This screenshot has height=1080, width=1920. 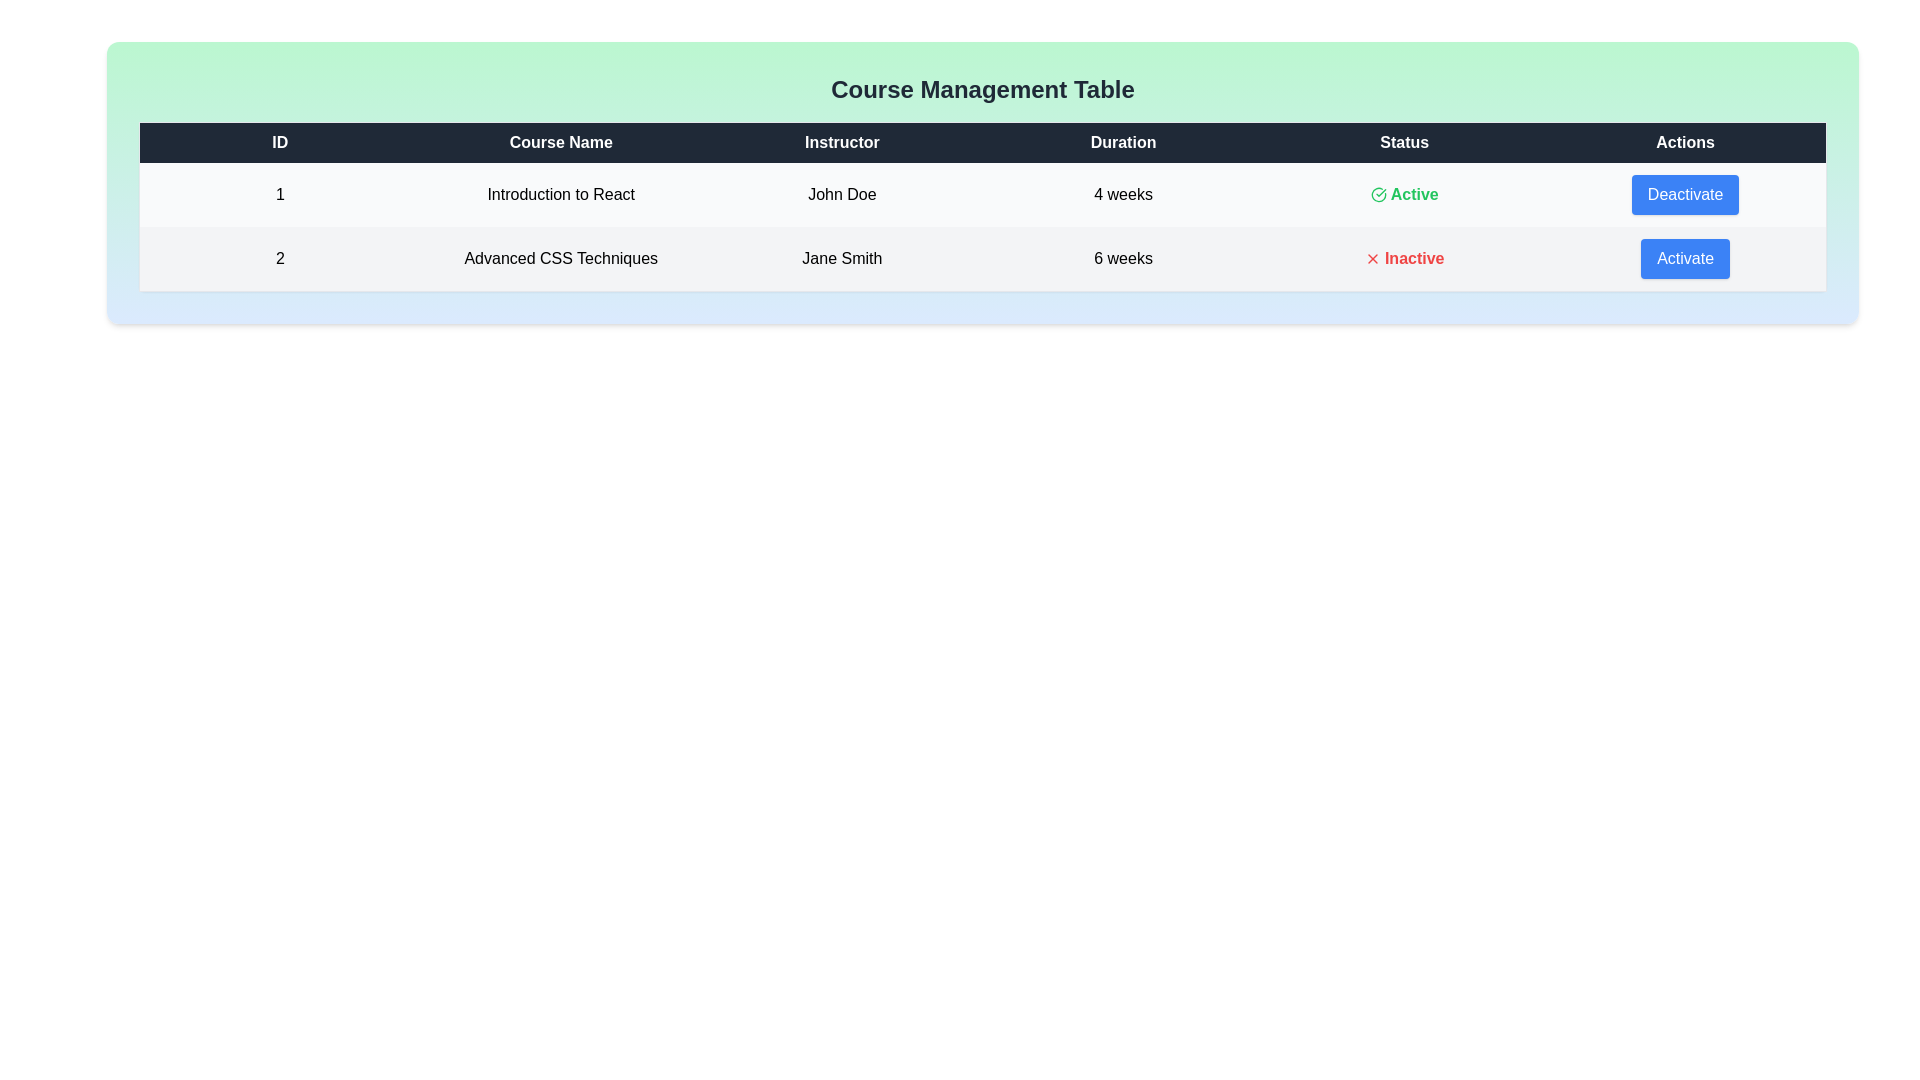 I want to click on the small red 'X' icon, which is positioned to the left of the 'Inactive' text in the 'Status' column of the second row corresponding to the course 'Advanced CSS Techniques', so click(x=1371, y=257).